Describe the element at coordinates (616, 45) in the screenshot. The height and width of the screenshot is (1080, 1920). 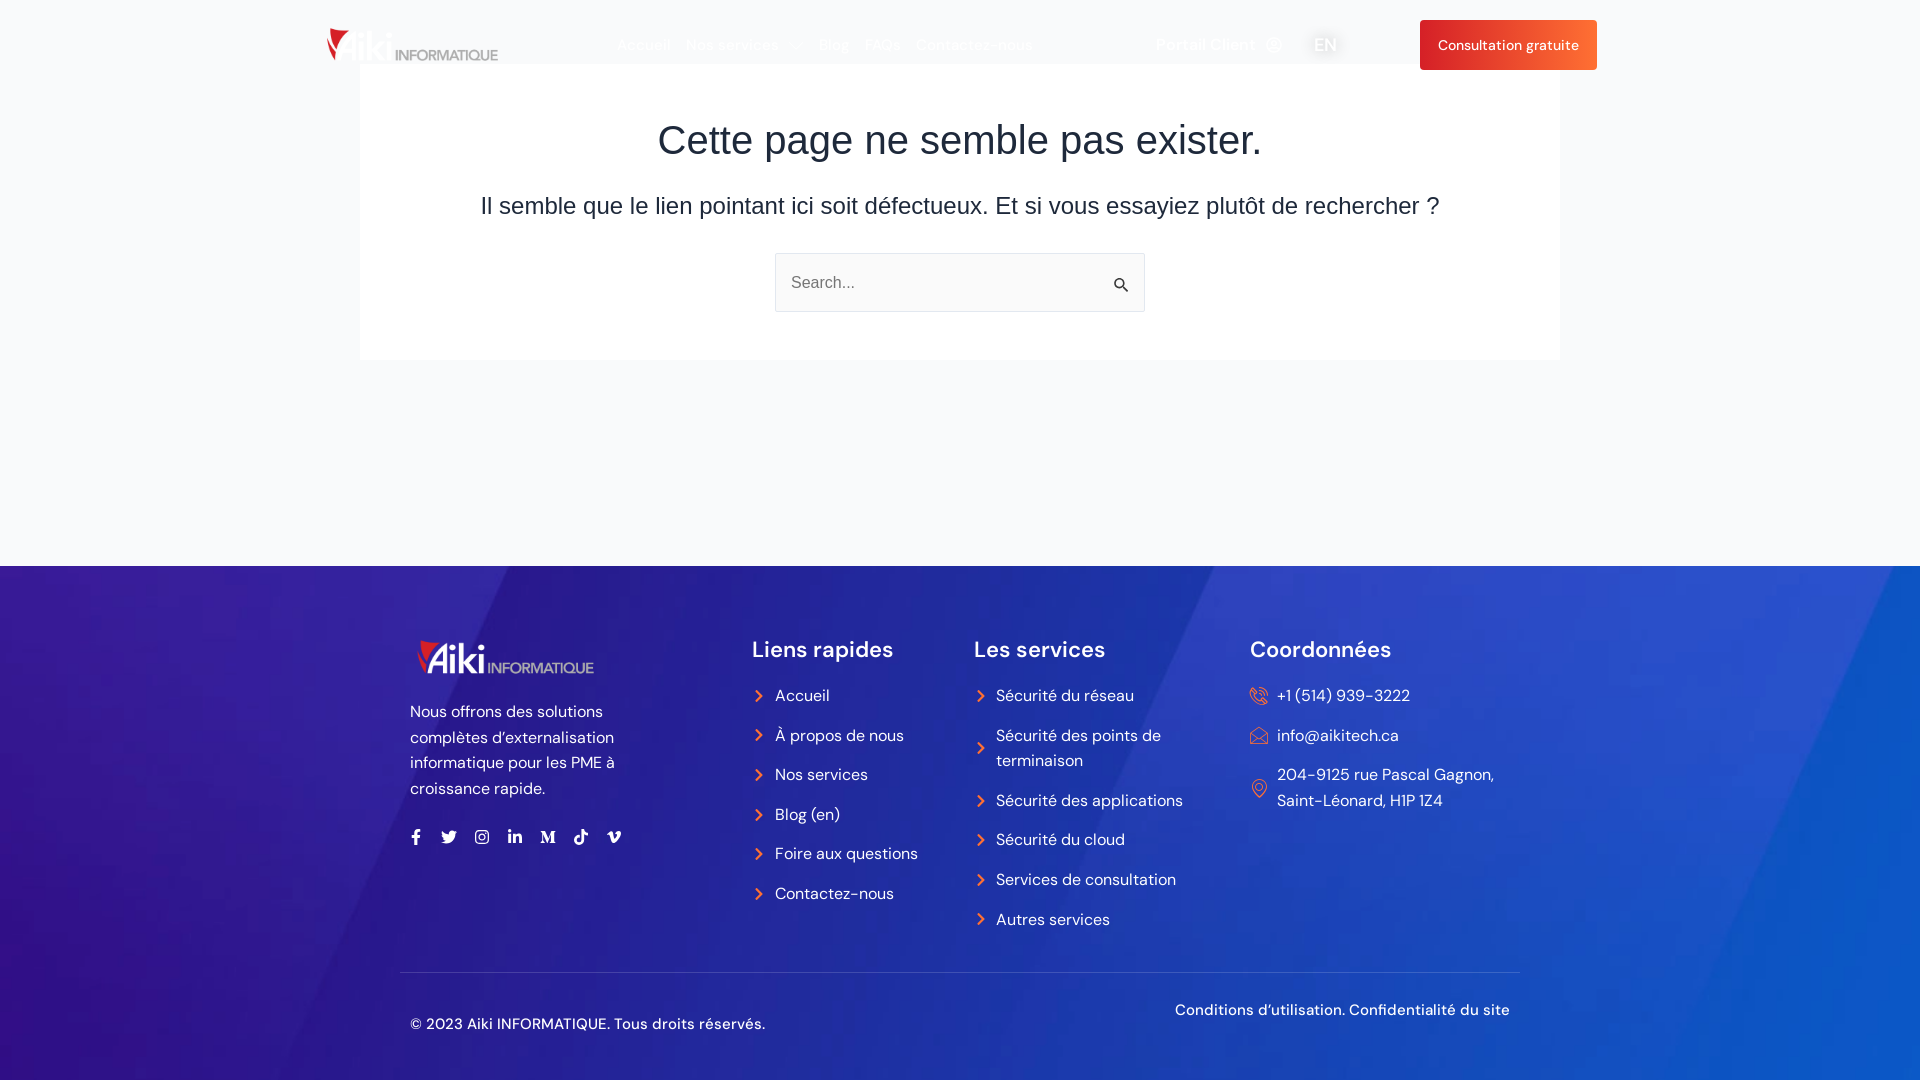
I see `'Accueil'` at that location.